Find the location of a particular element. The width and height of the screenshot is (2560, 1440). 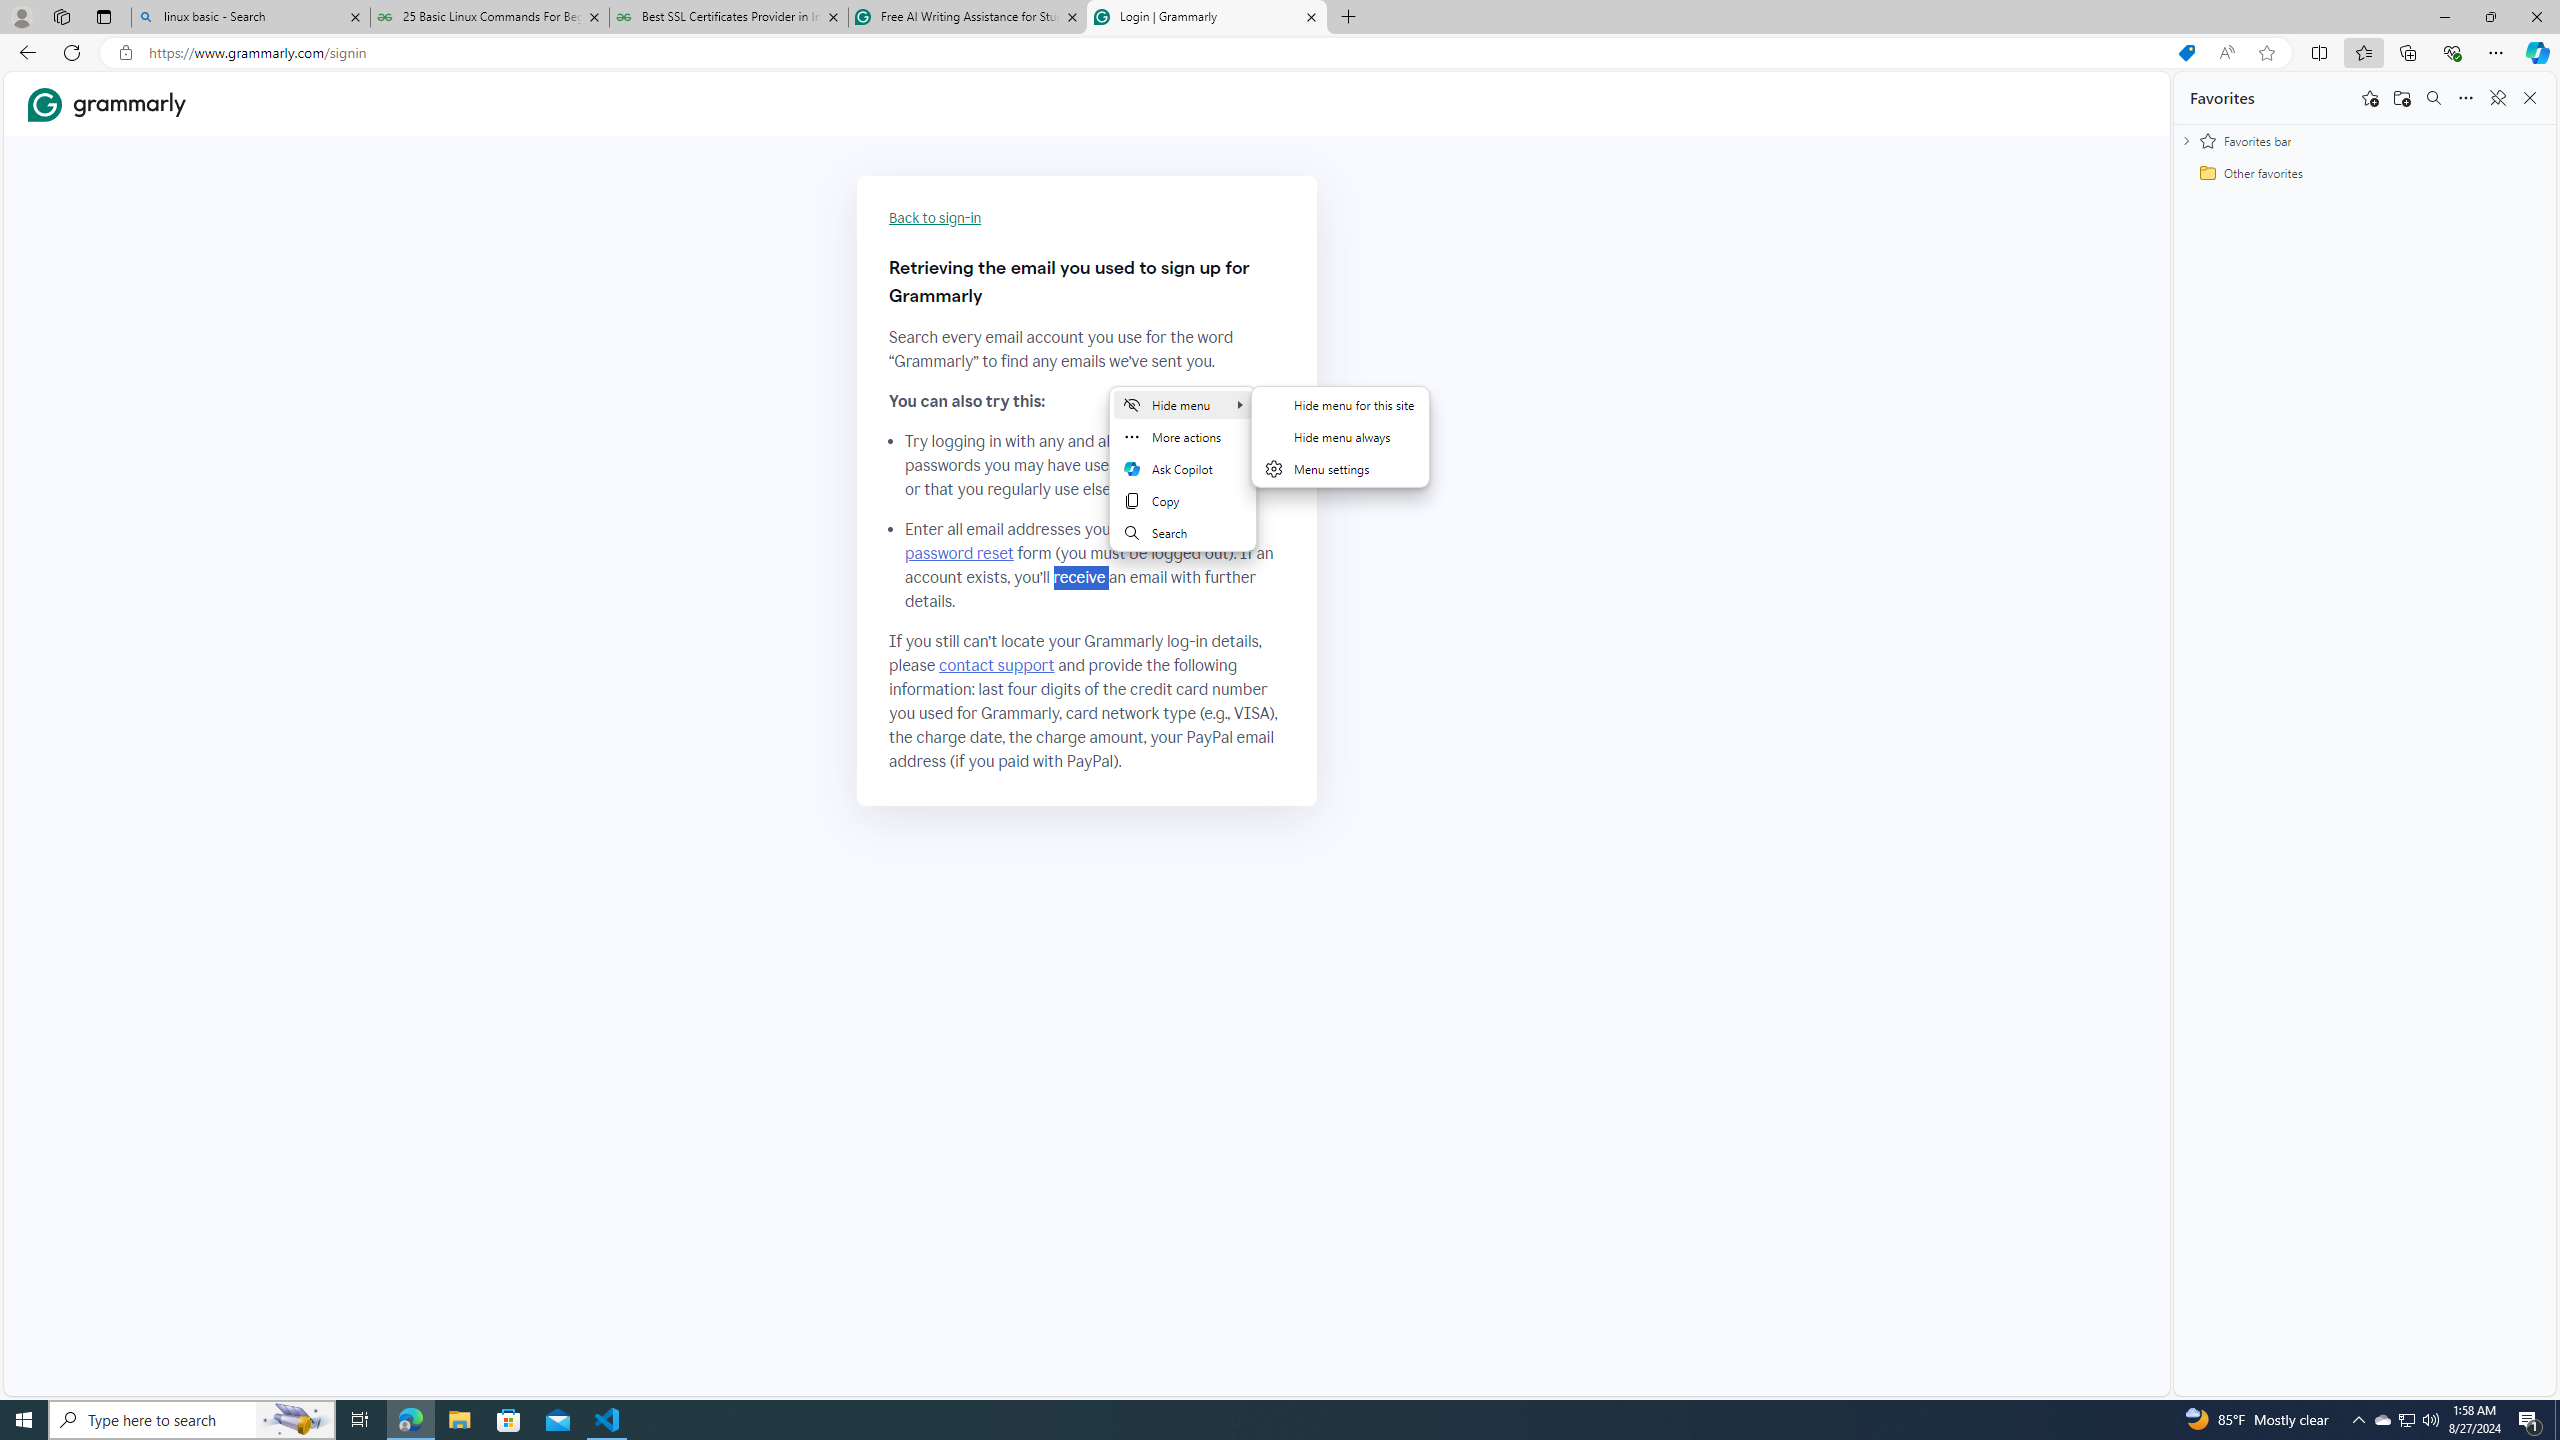

'Grammarly Home' is located at coordinates (106, 103).